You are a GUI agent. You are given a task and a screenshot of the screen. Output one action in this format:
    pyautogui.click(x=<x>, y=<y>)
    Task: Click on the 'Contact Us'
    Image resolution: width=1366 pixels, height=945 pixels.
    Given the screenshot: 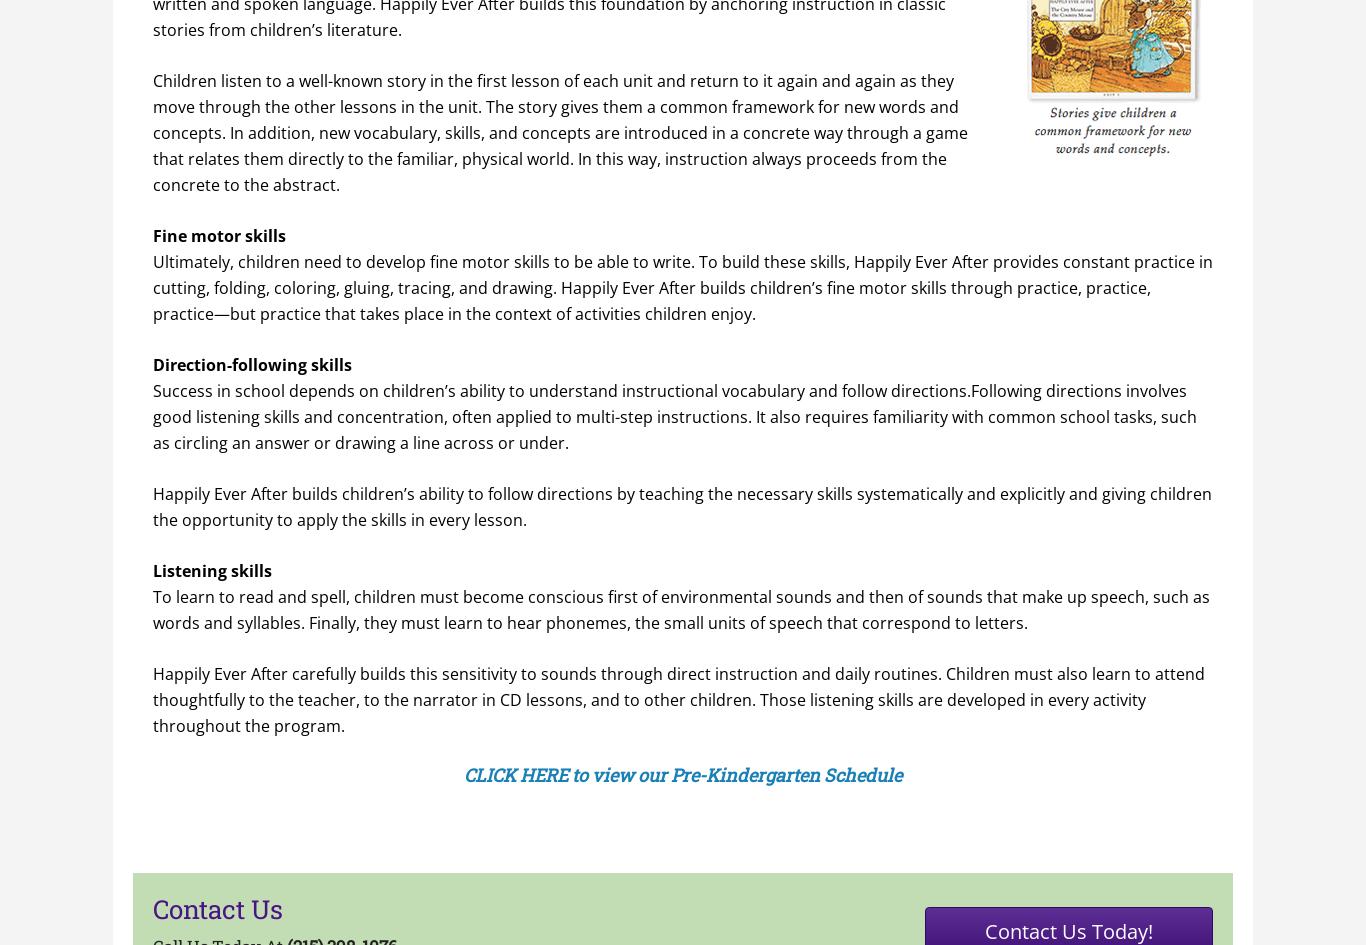 What is the action you would take?
    pyautogui.click(x=217, y=907)
    